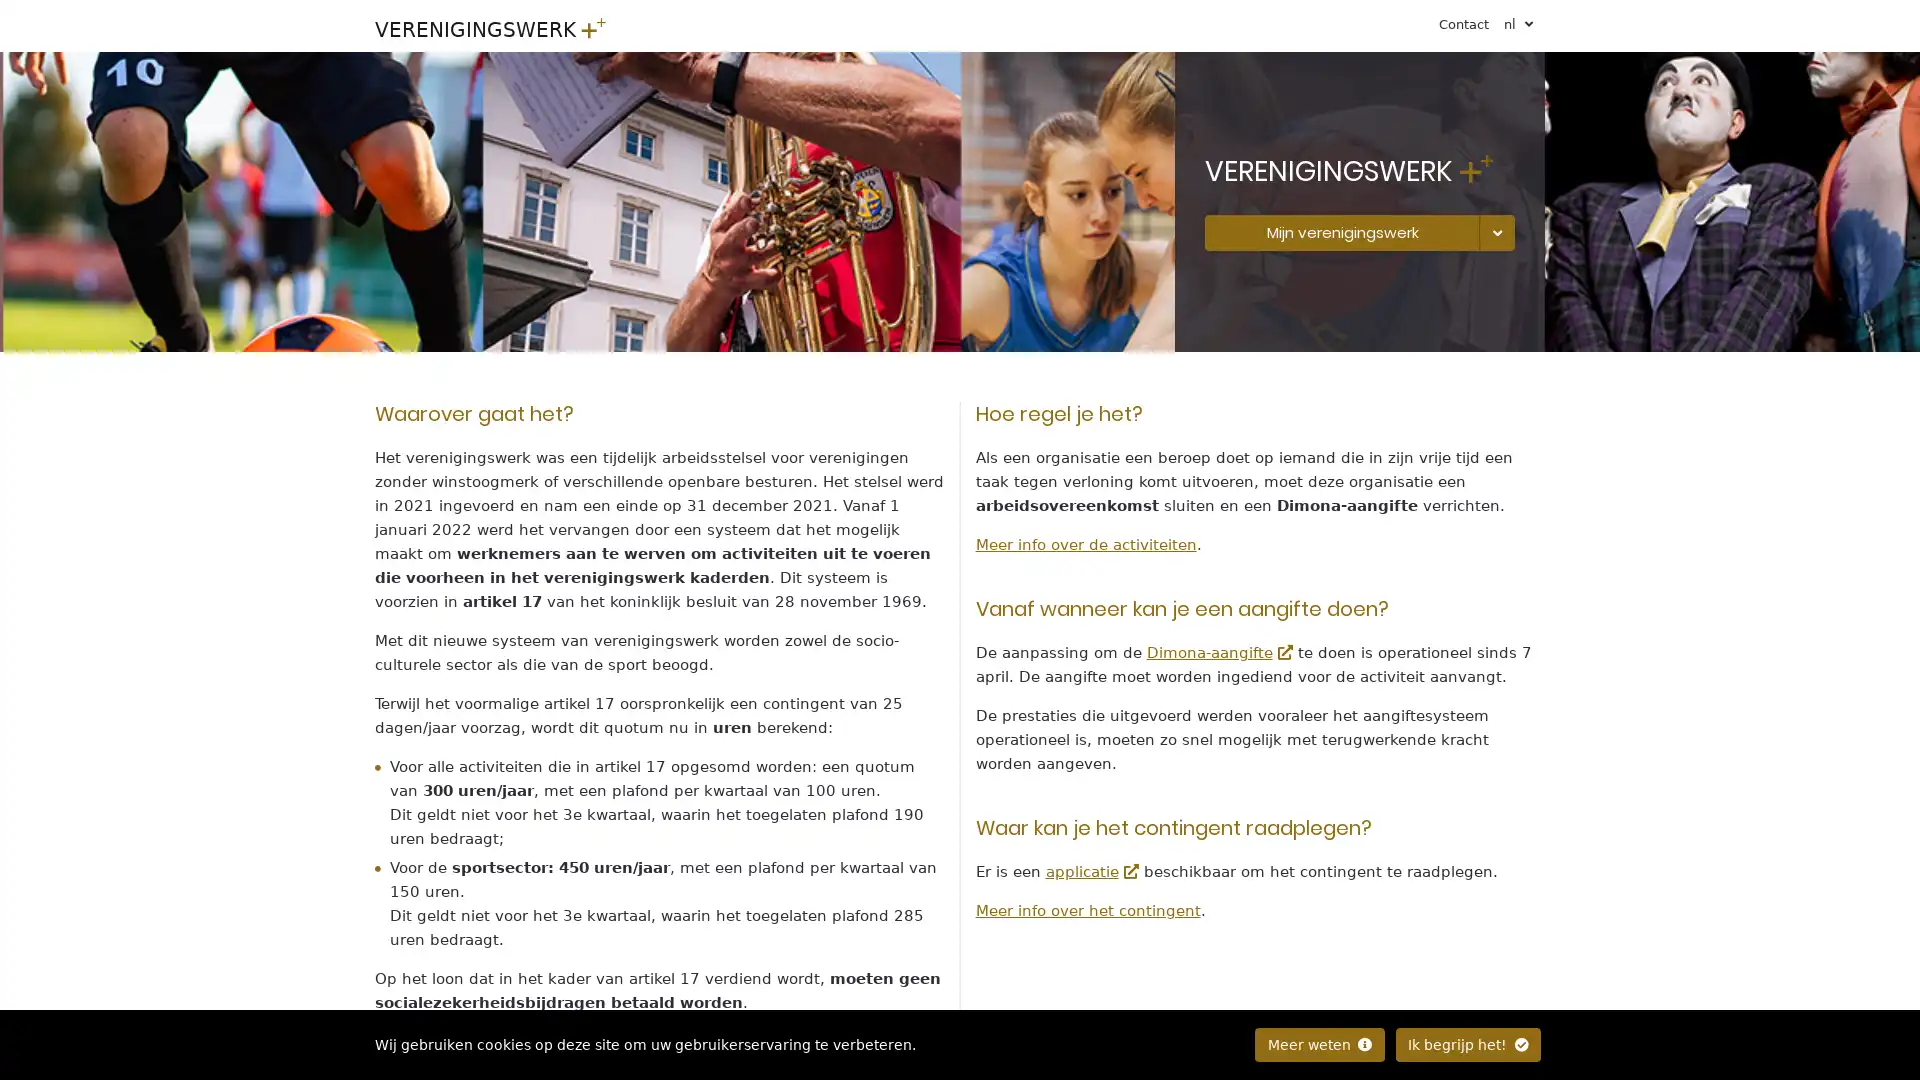  What do you see at coordinates (1468, 1044) in the screenshot?
I see `Ik begrijp het!` at bounding box center [1468, 1044].